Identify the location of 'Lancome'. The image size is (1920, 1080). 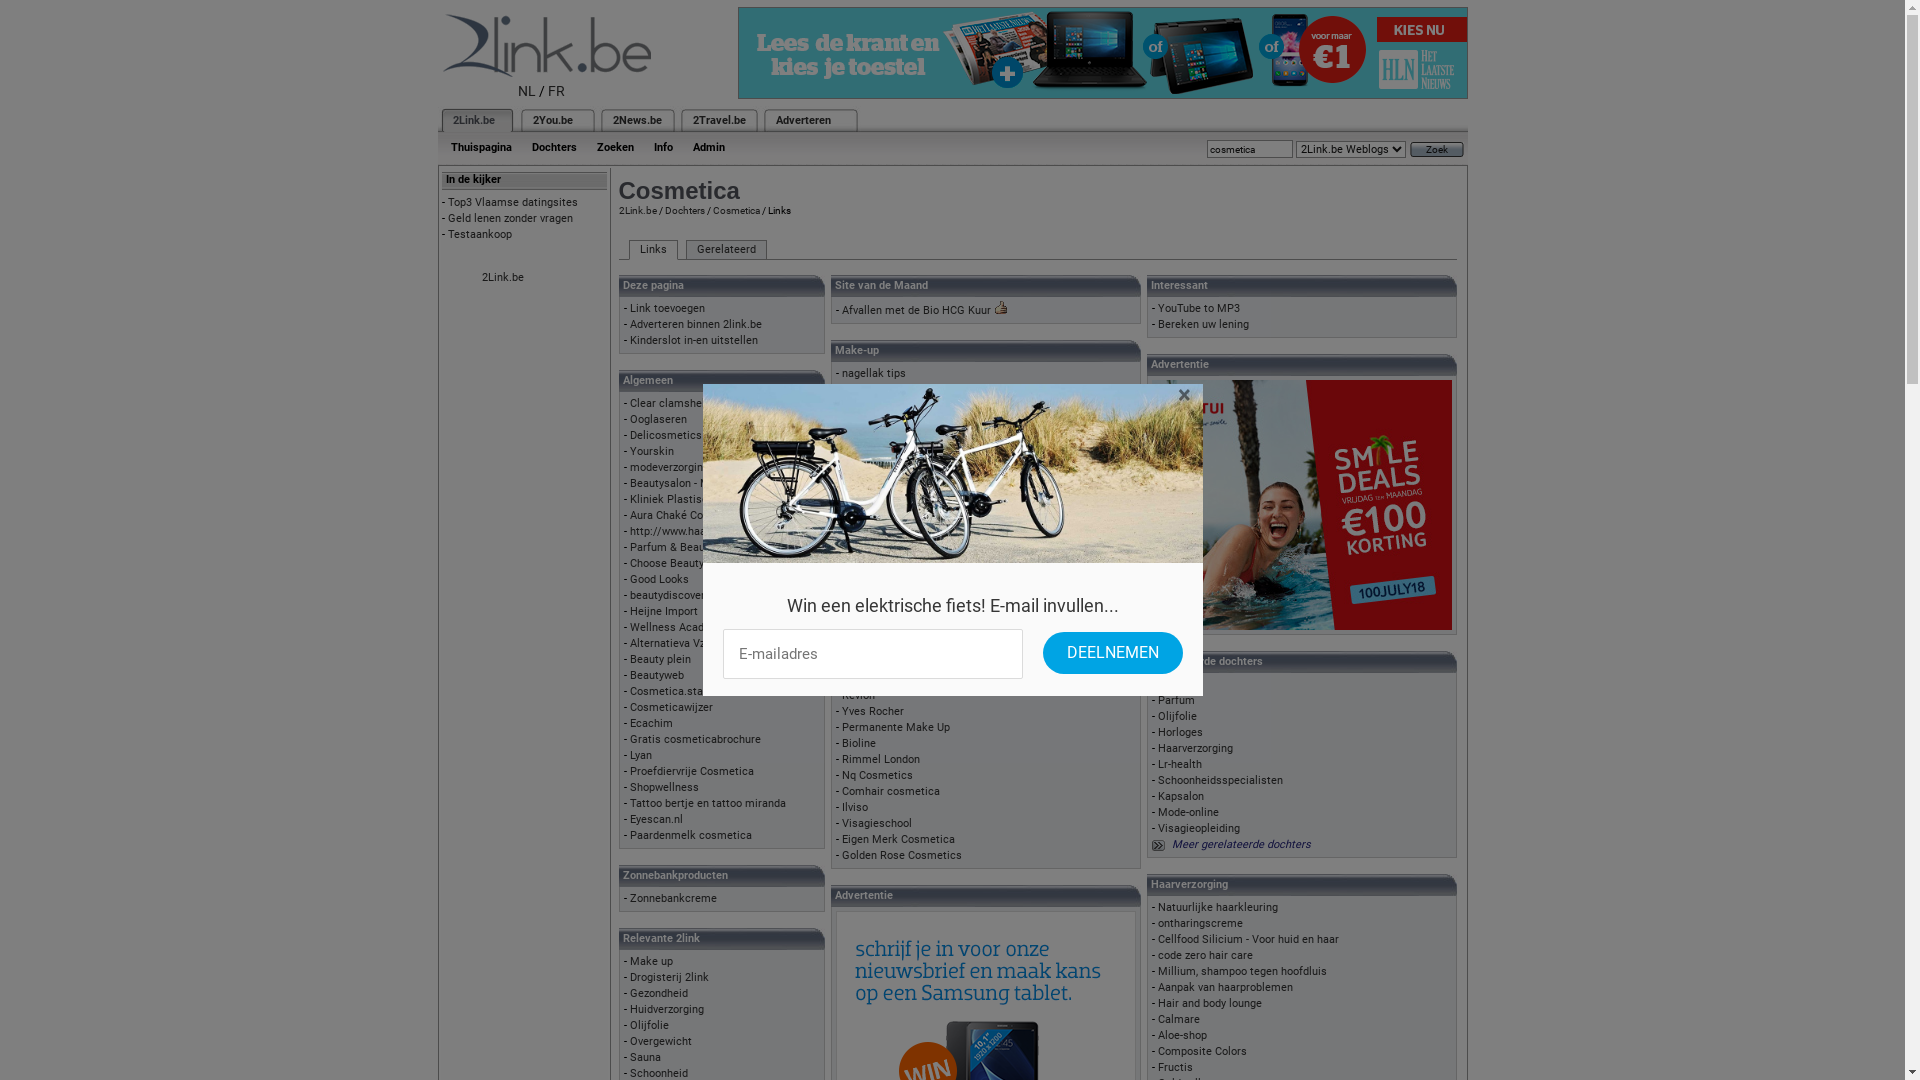
(864, 647).